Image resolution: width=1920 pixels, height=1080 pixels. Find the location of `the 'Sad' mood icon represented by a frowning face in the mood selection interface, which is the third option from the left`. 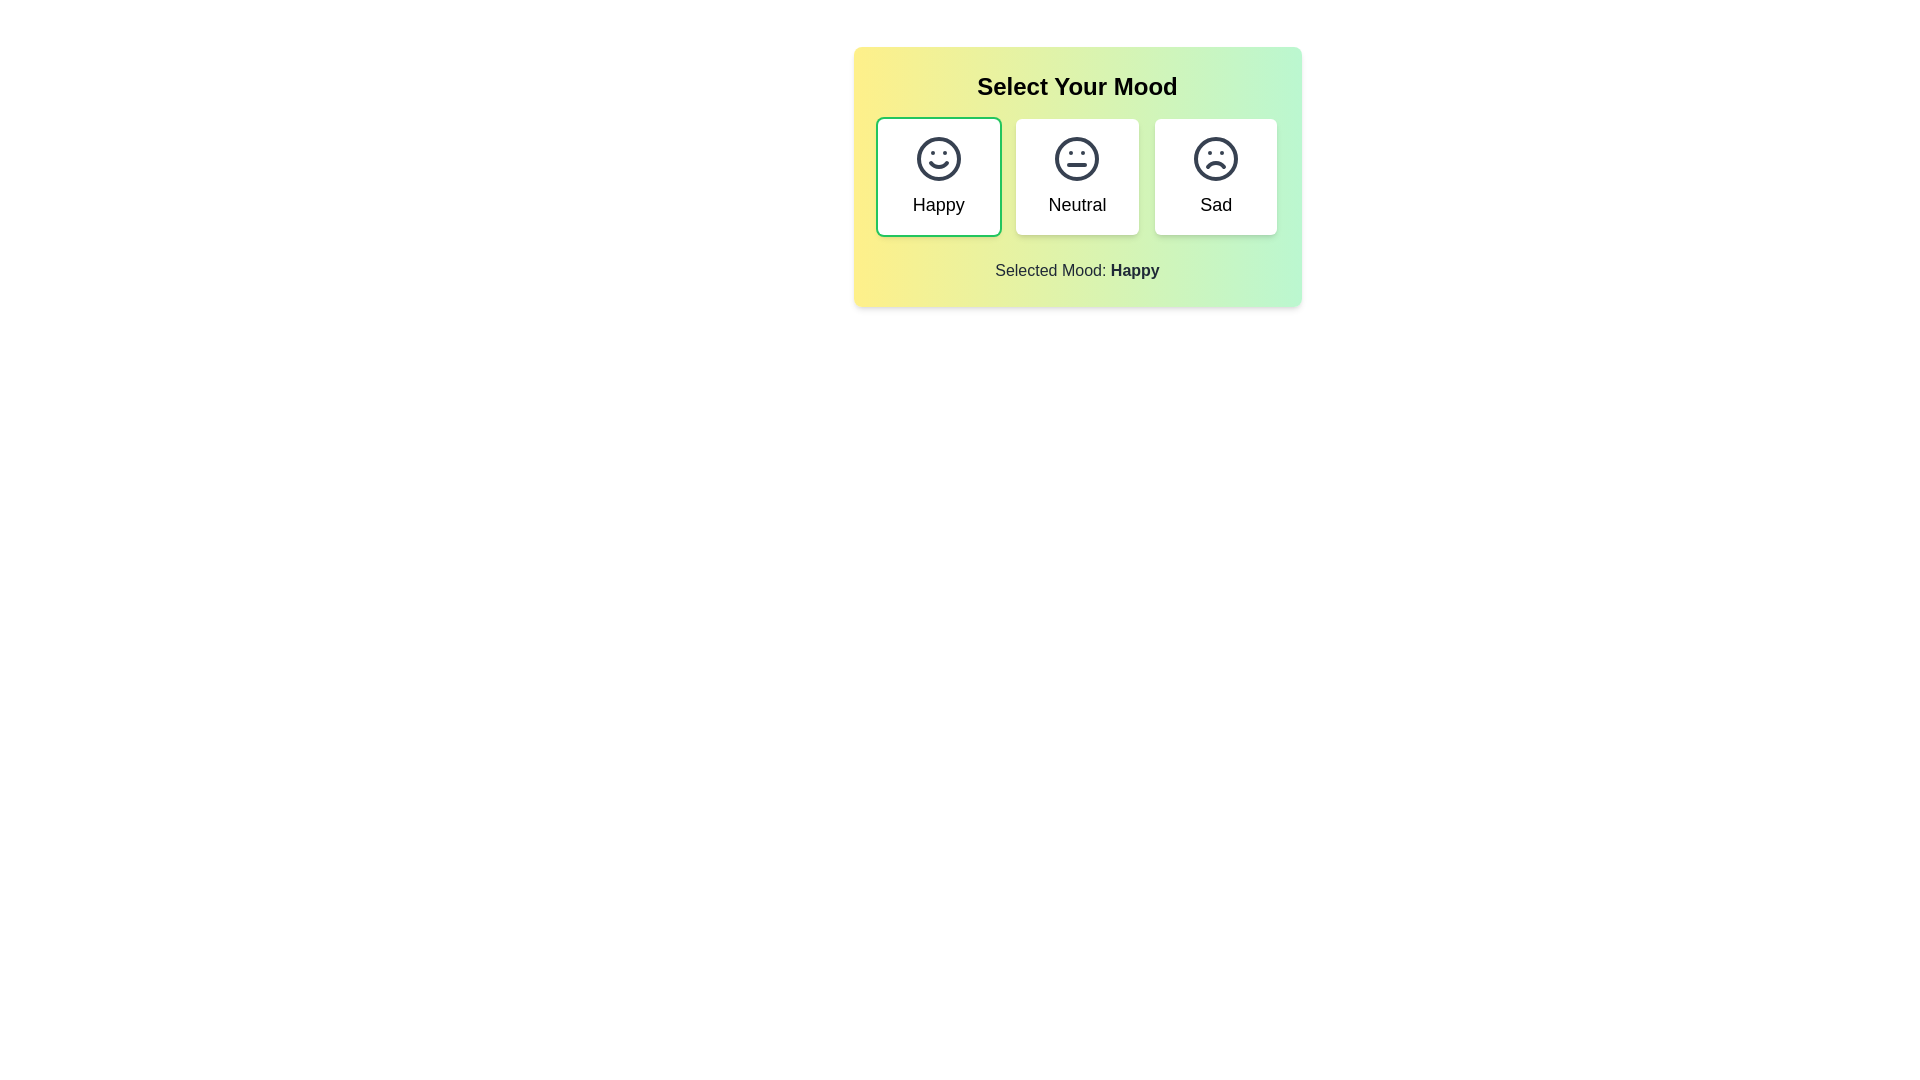

the 'Sad' mood icon represented by a frowning face in the mood selection interface, which is the third option from the left is located at coordinates (1215, 157).